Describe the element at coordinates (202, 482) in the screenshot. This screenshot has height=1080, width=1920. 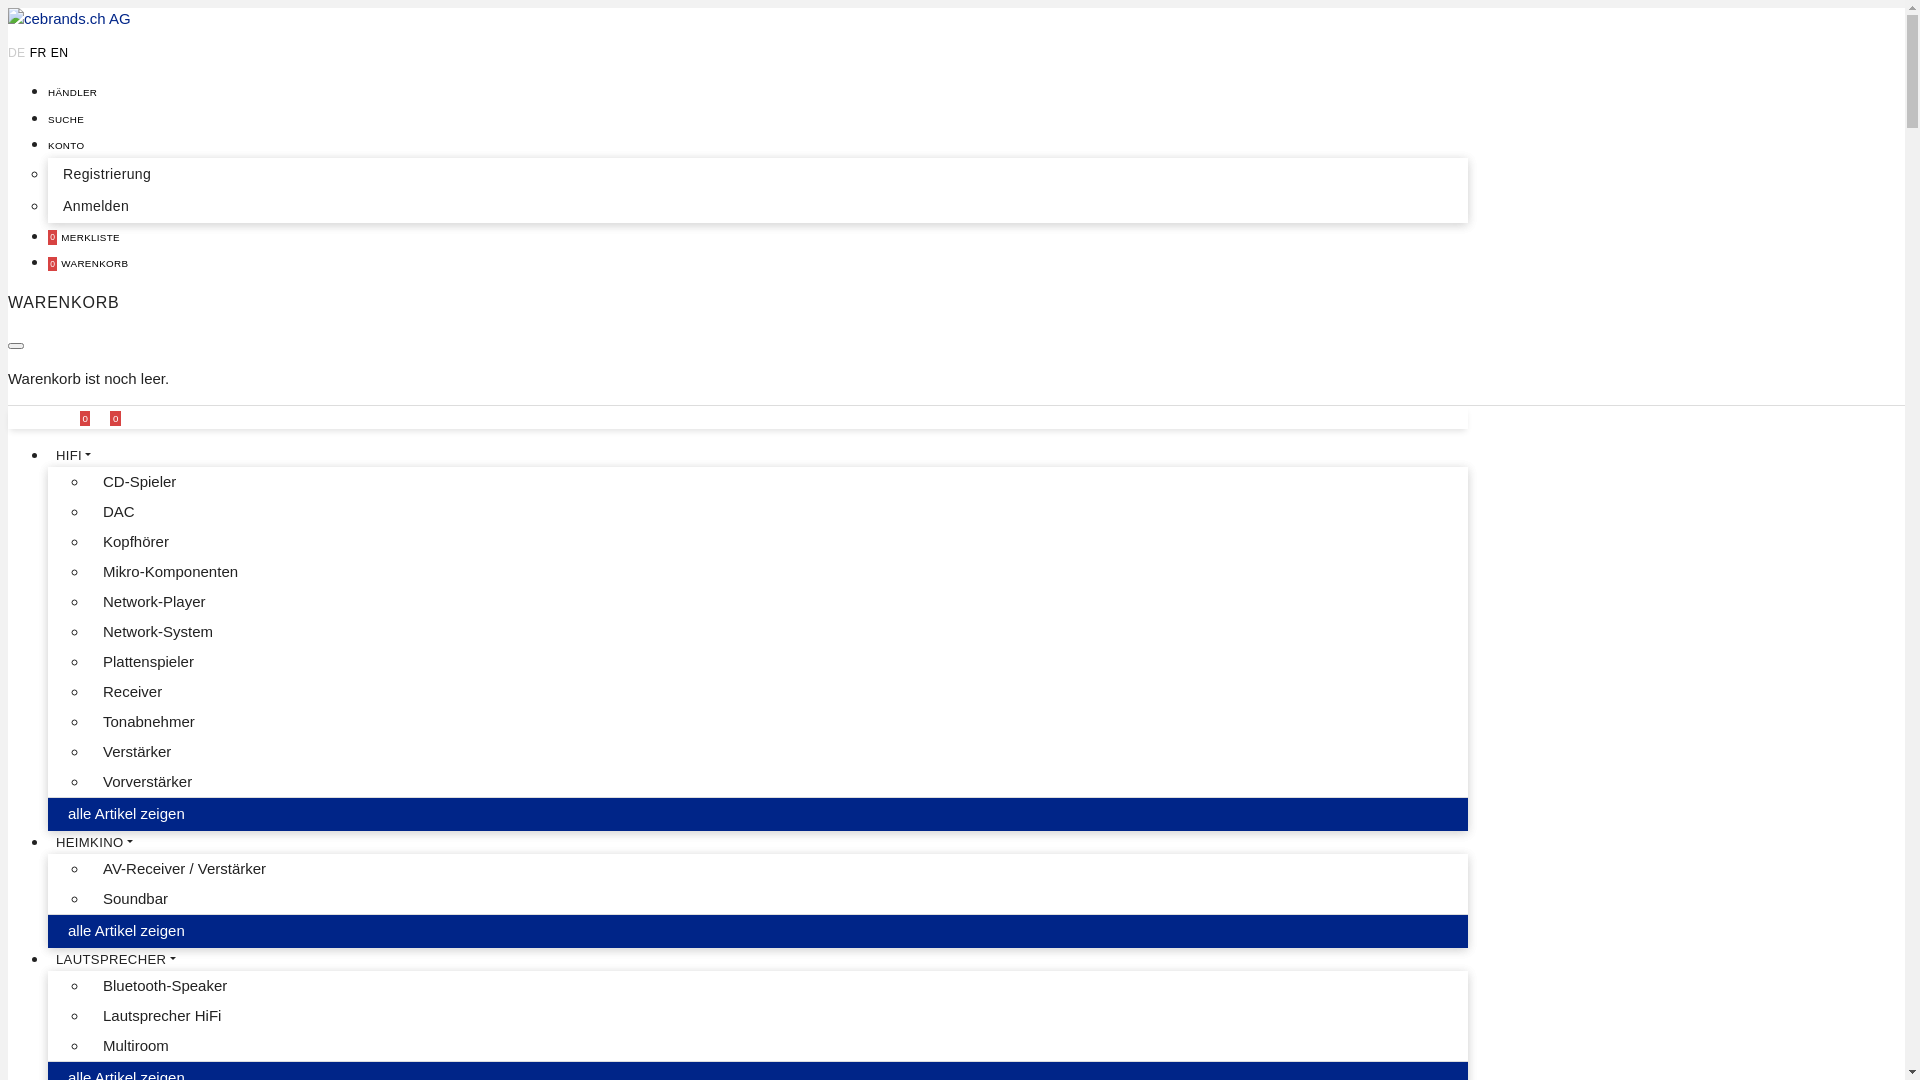
I see `'CD-Spieler'` at that location.